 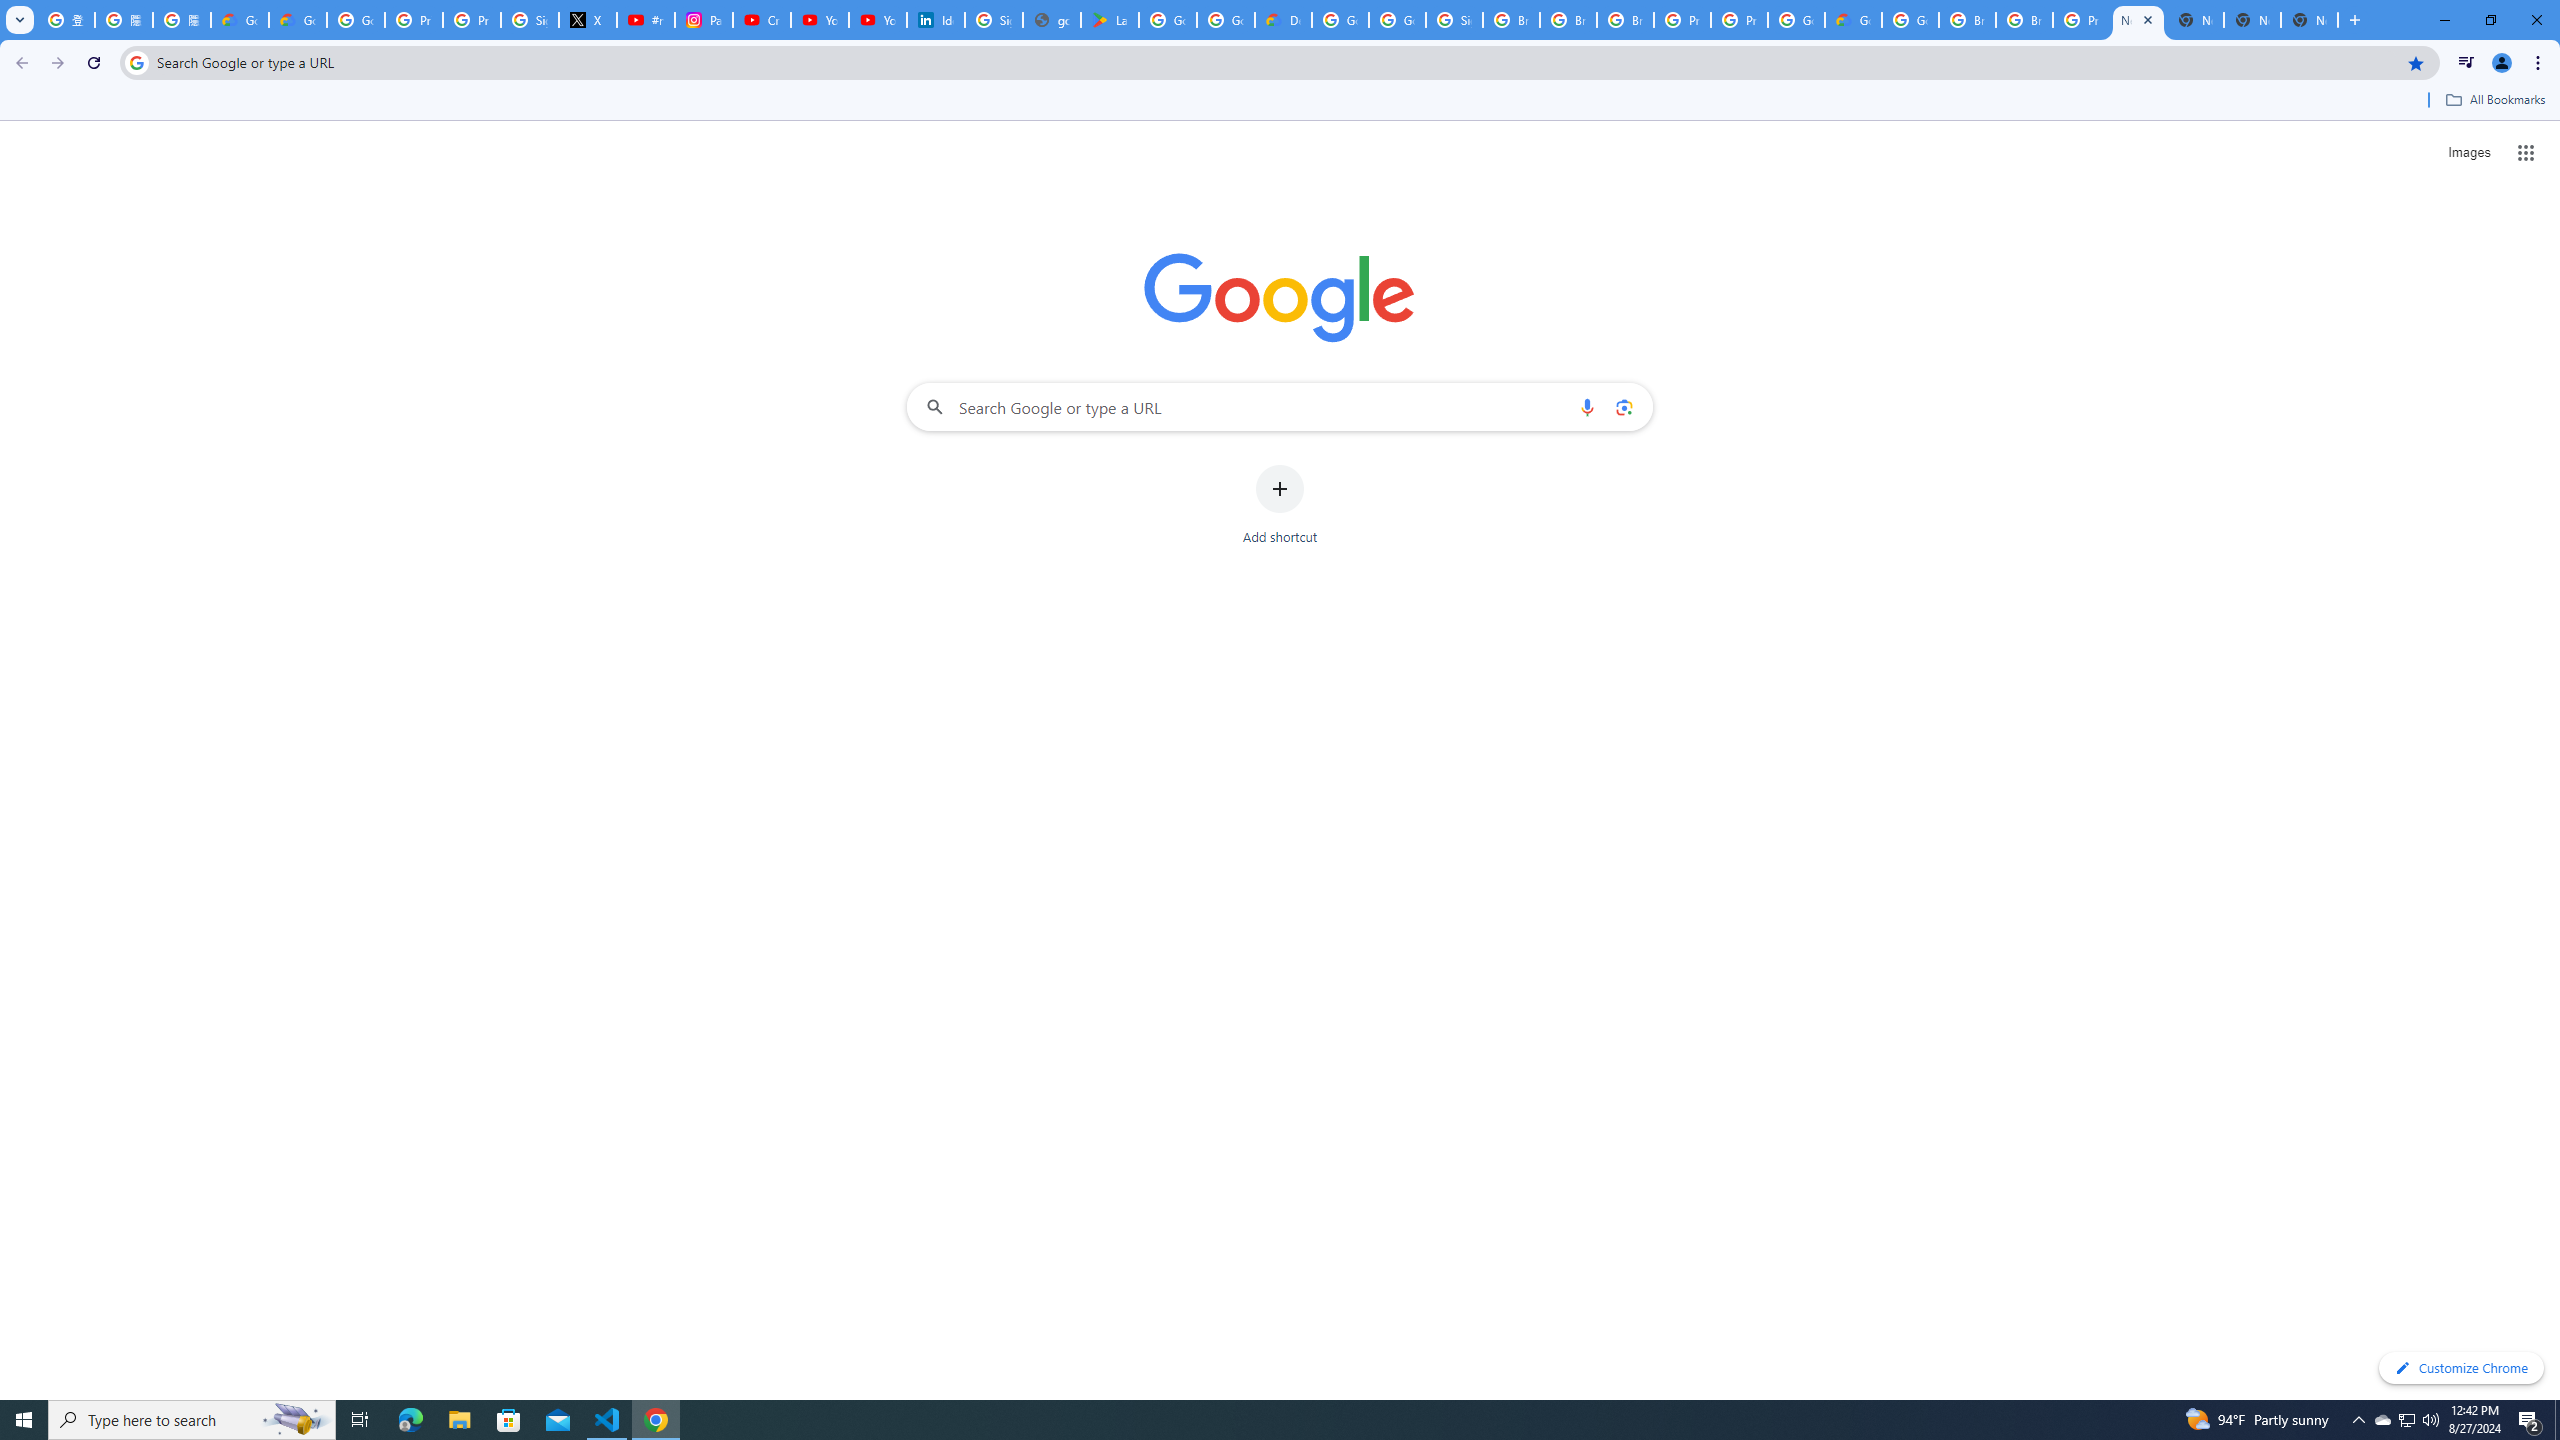 I want to click on 'Add shortcut', so click(x=1280, y=505).